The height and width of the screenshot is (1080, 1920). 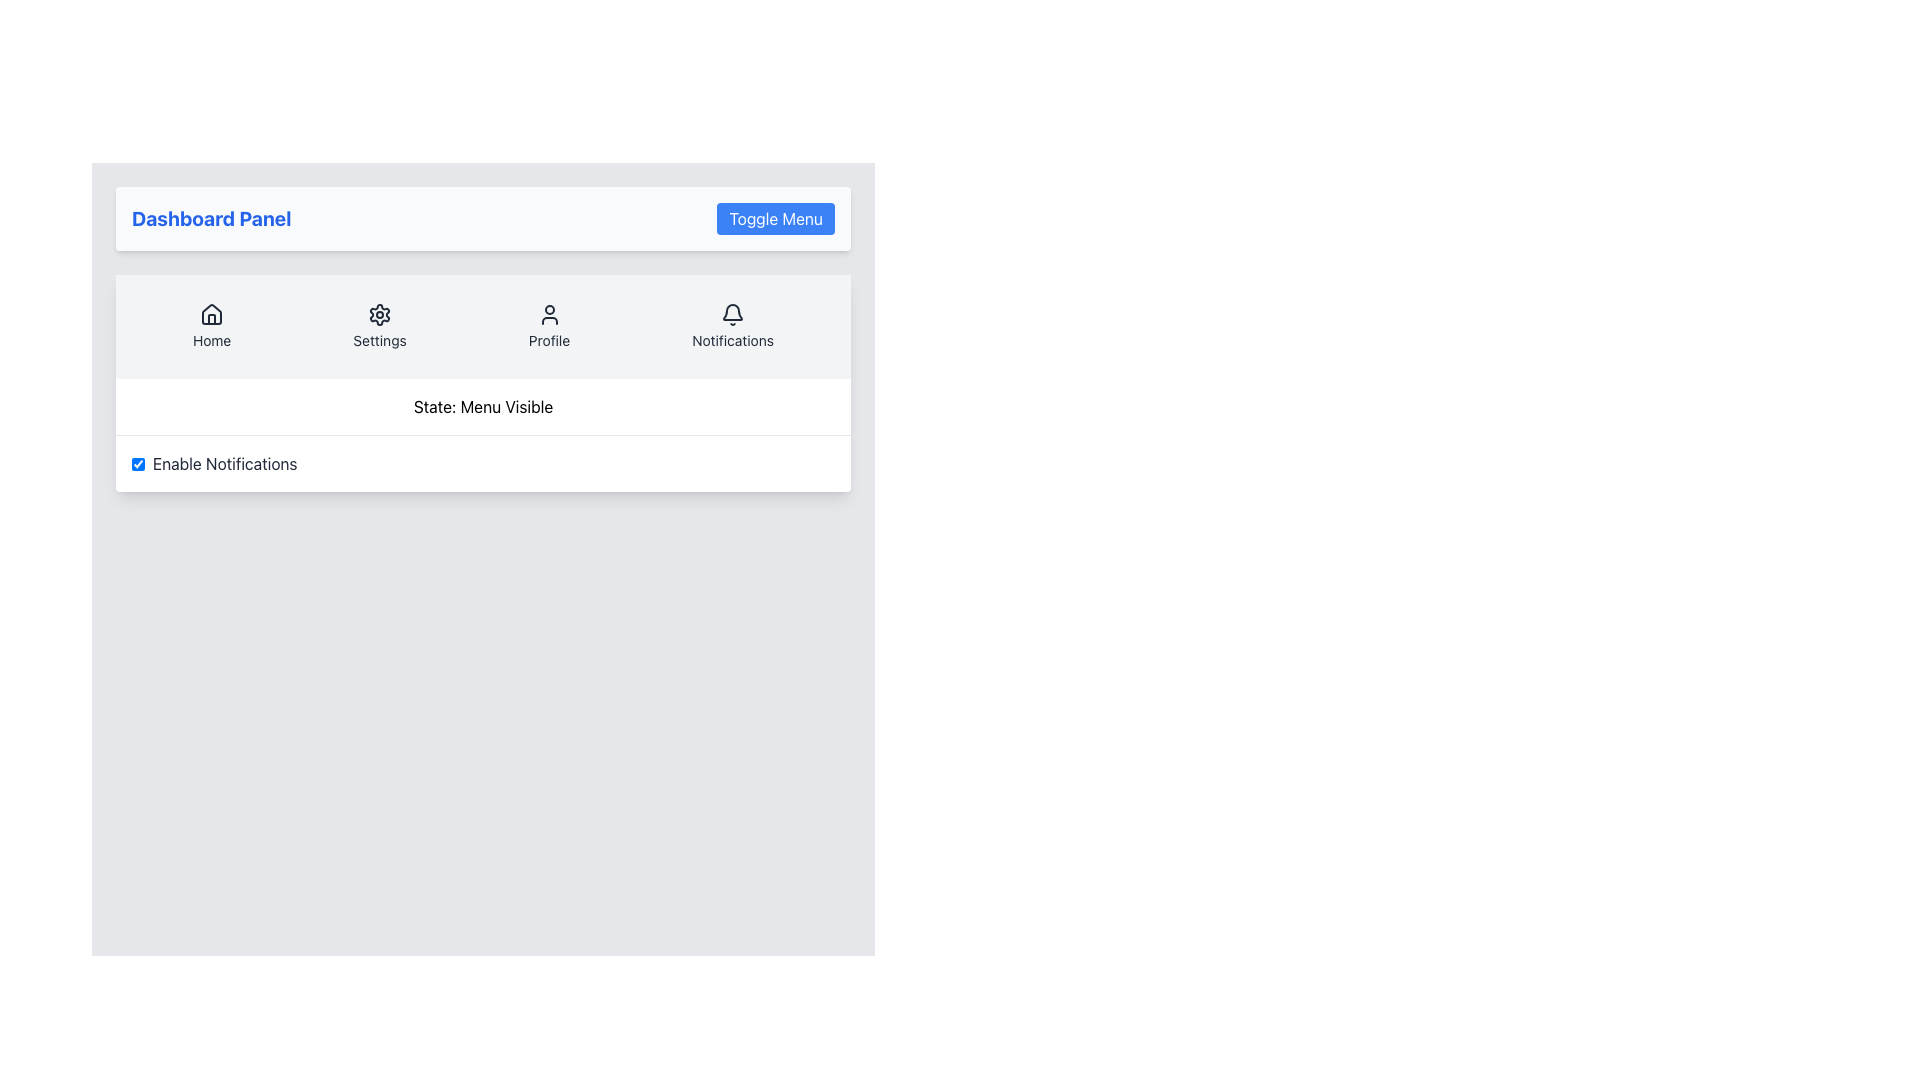 I want to click on 'Settings' text label located in the navigation bar under the gear icon, which is the second element from the left, so click(x=380, y=339).